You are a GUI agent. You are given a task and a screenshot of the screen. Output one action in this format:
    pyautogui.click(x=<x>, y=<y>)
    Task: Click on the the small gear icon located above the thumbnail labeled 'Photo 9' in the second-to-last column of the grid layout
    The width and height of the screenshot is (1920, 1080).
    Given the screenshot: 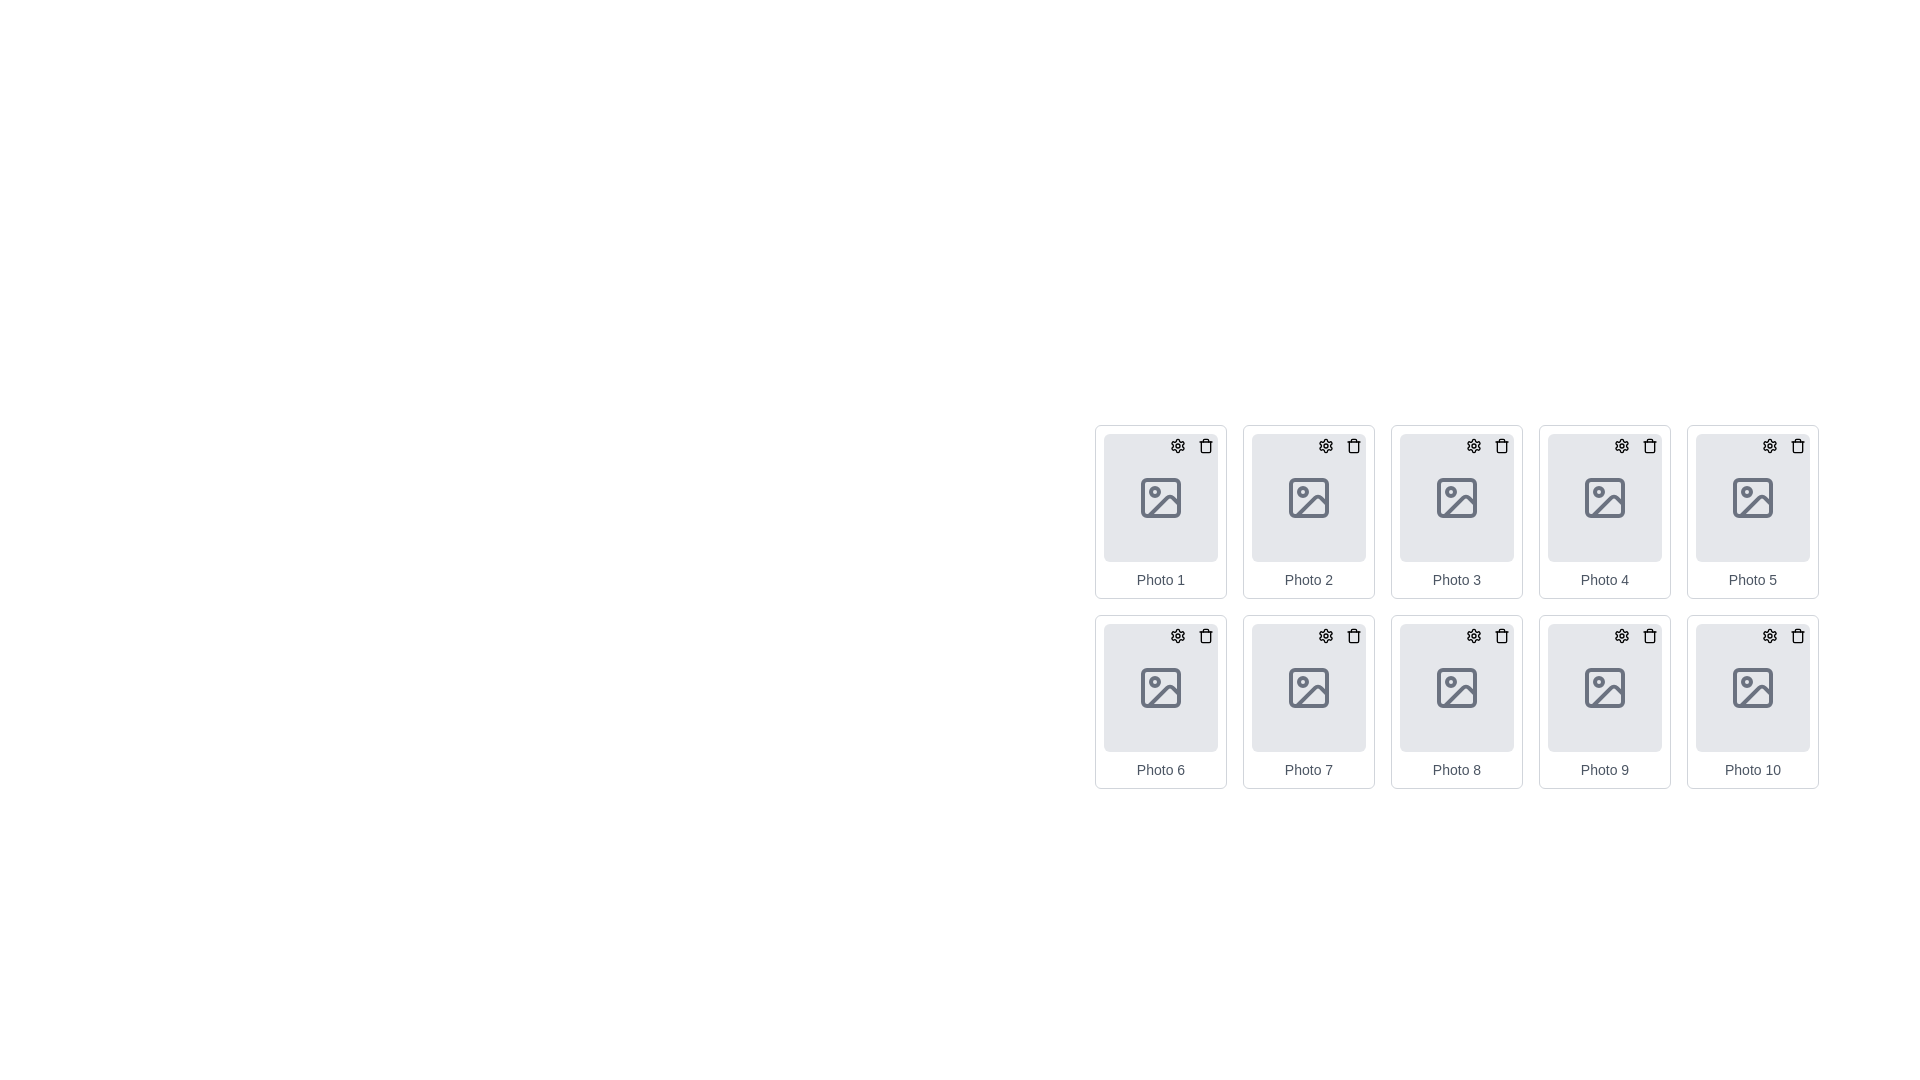 What is the action you would take?
    pyautogui.click(x=1622, y=636)
    